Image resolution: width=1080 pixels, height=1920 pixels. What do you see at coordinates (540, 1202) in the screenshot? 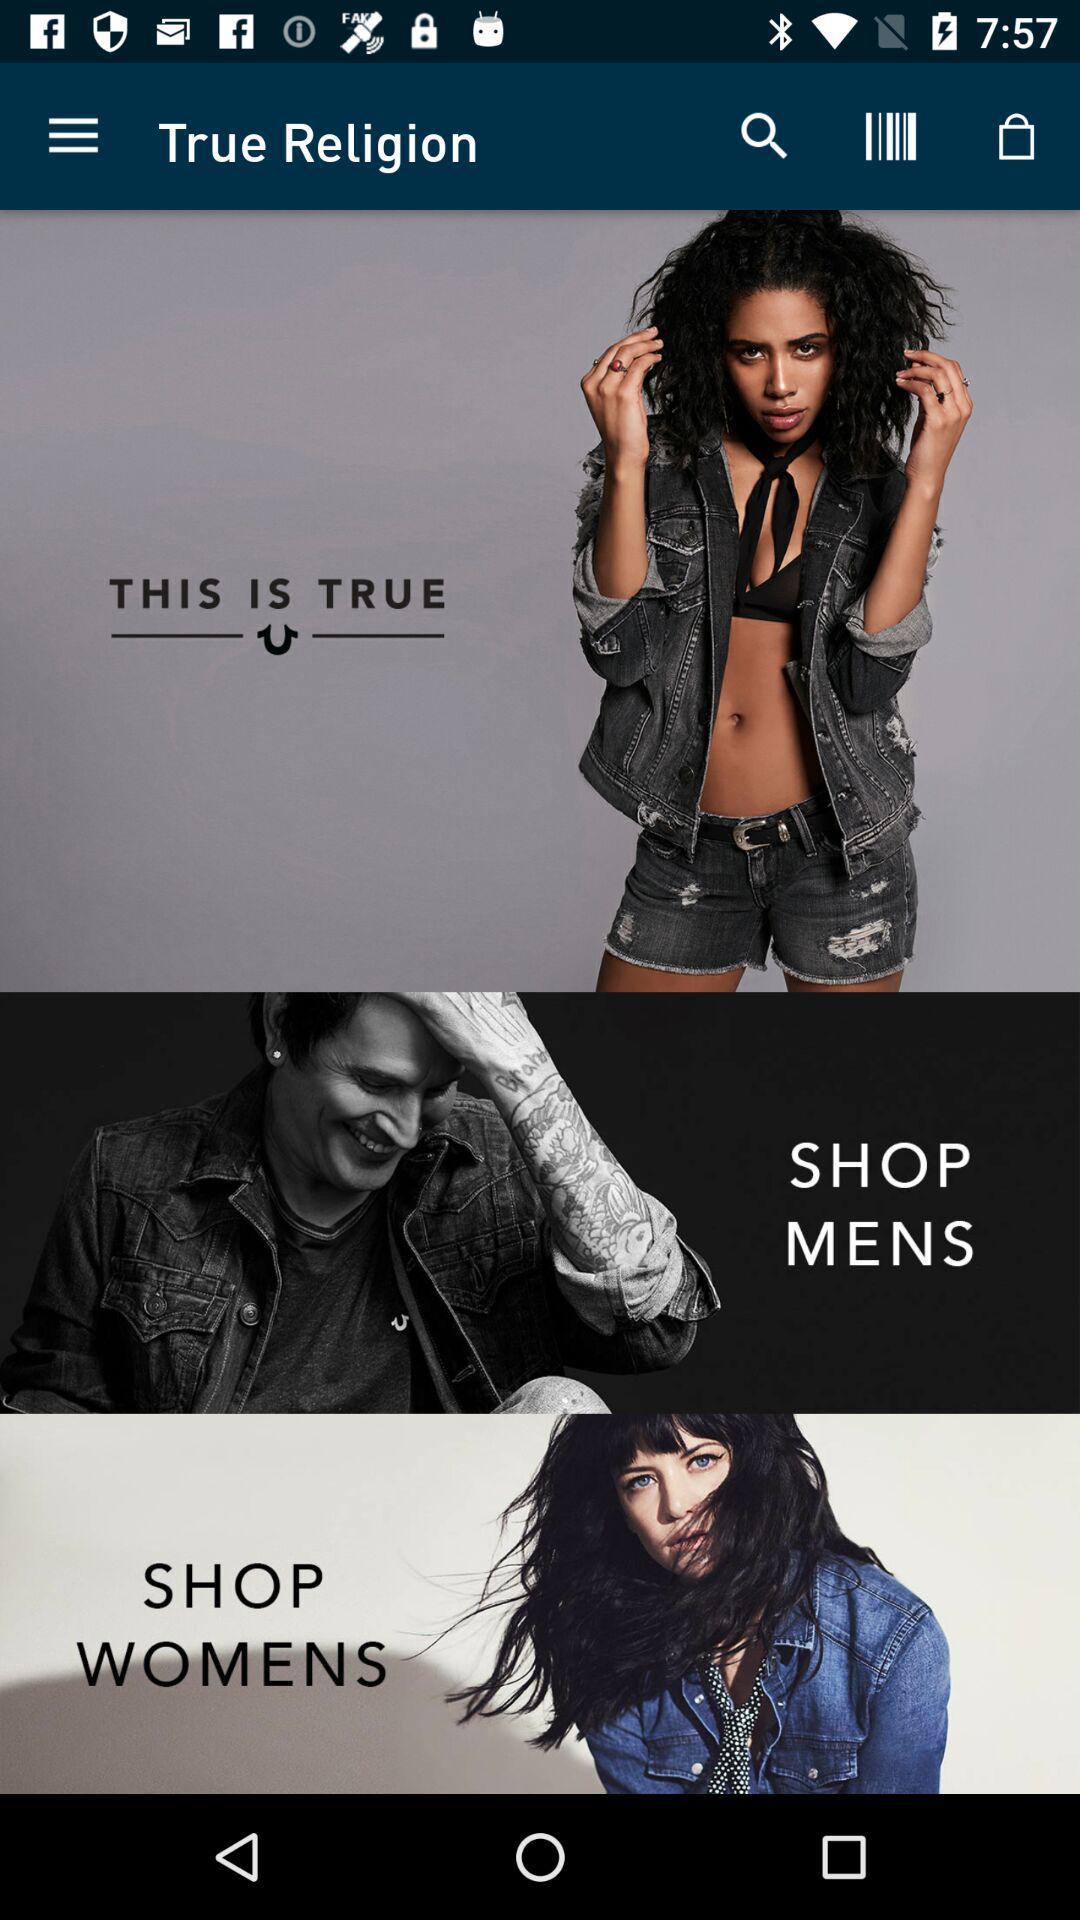
I see `open specific app menu` at bounding box center [540, 1202].